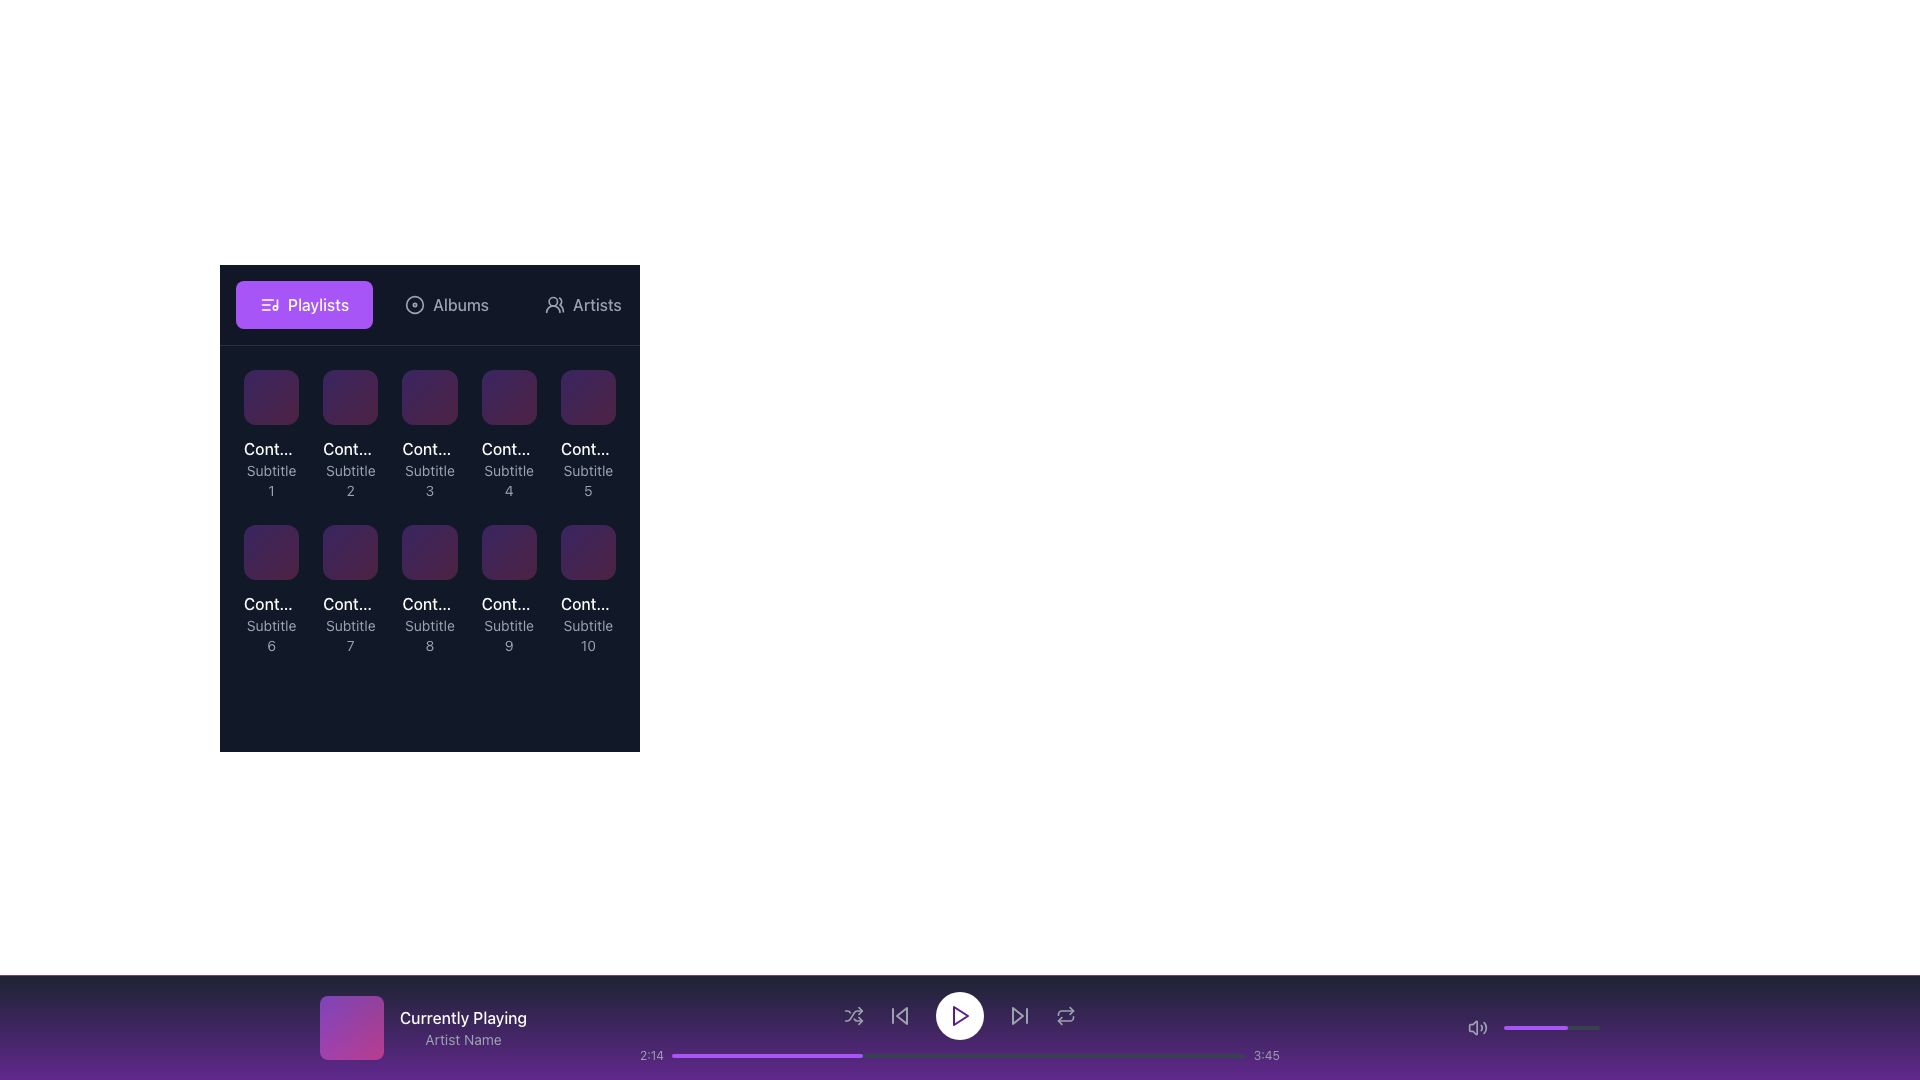 The image size is (1920, 1080). Describe the element at coordinates (960, 1015) in the screenshot. I see `the playback control button located centrally in the bottom control bar of the interface` at that location.